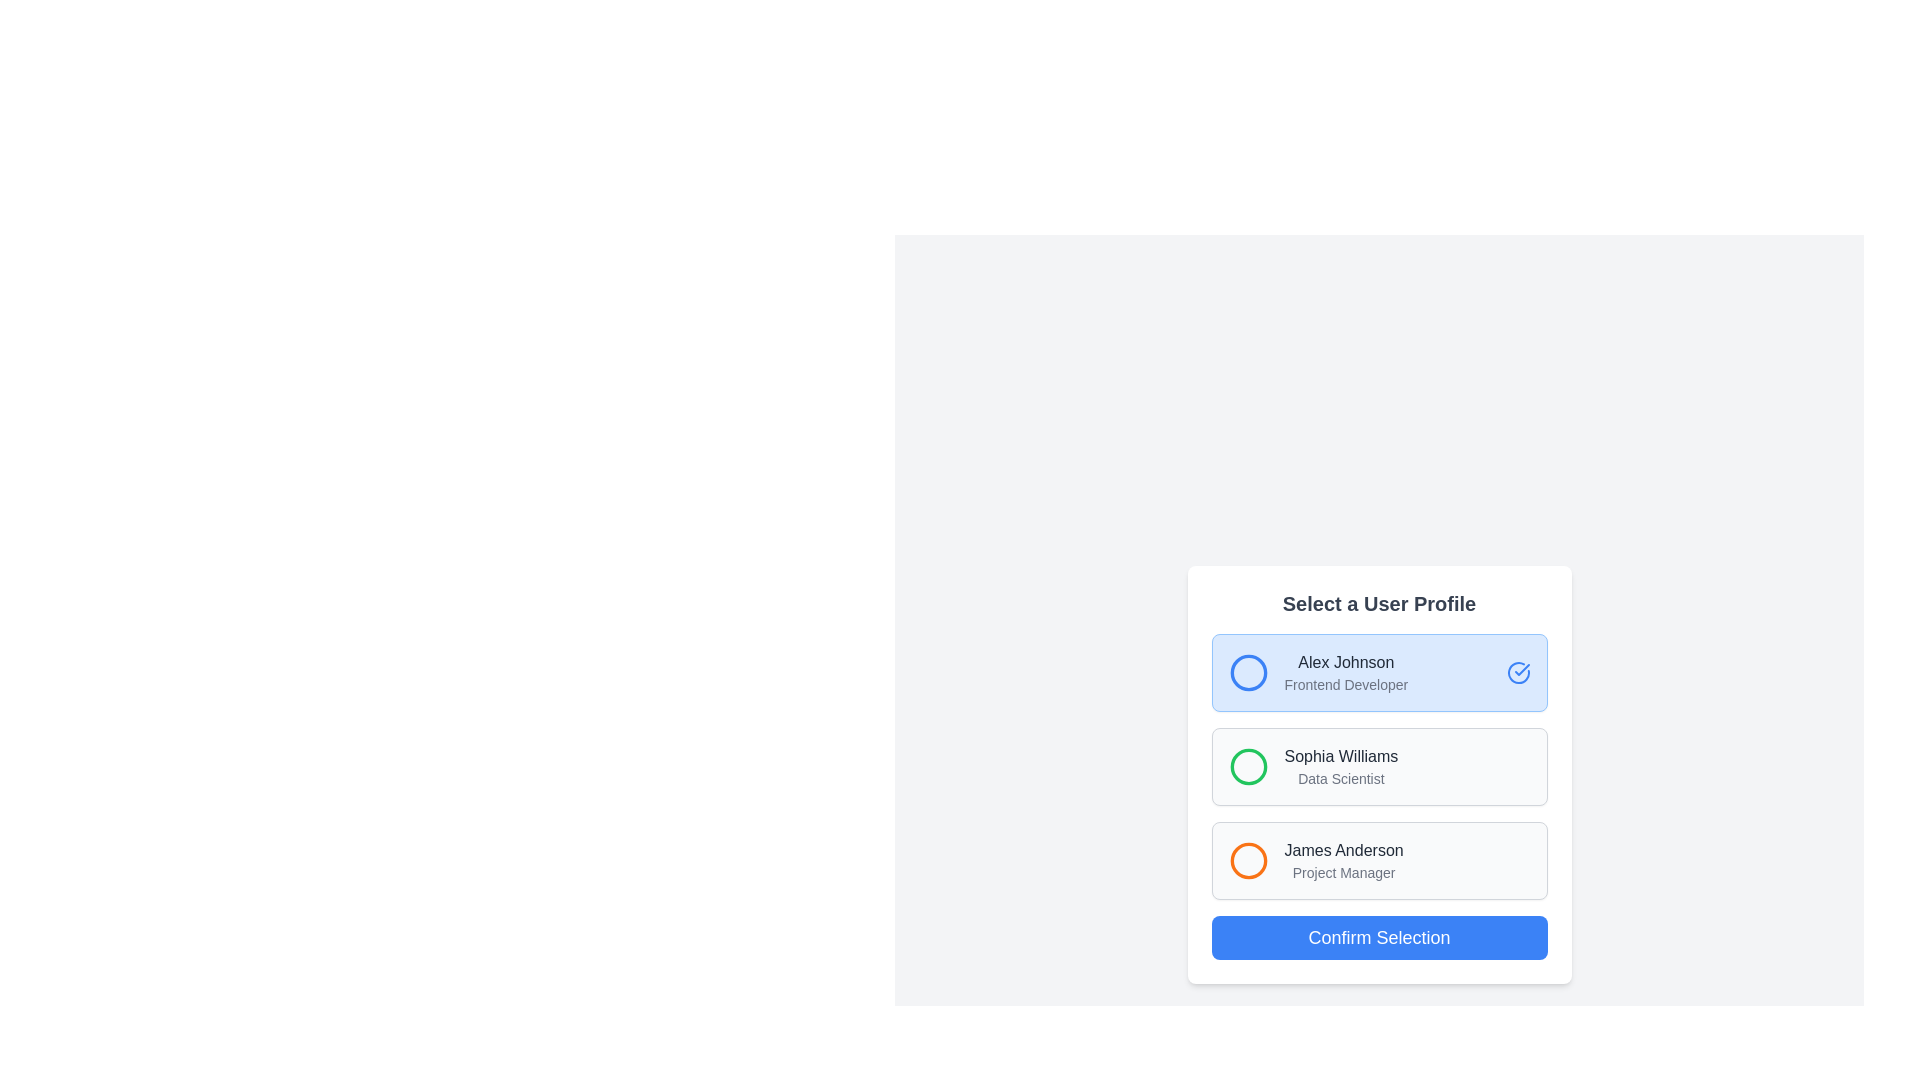 This screenshot has height=1080, width=1920. I want to click on the Confirmation Icon, a circular blue icon with a checkmark inside, located at the far-right end of the card for Alex Johnson, within a blue-highlighted selection box, so click(1518, 672).